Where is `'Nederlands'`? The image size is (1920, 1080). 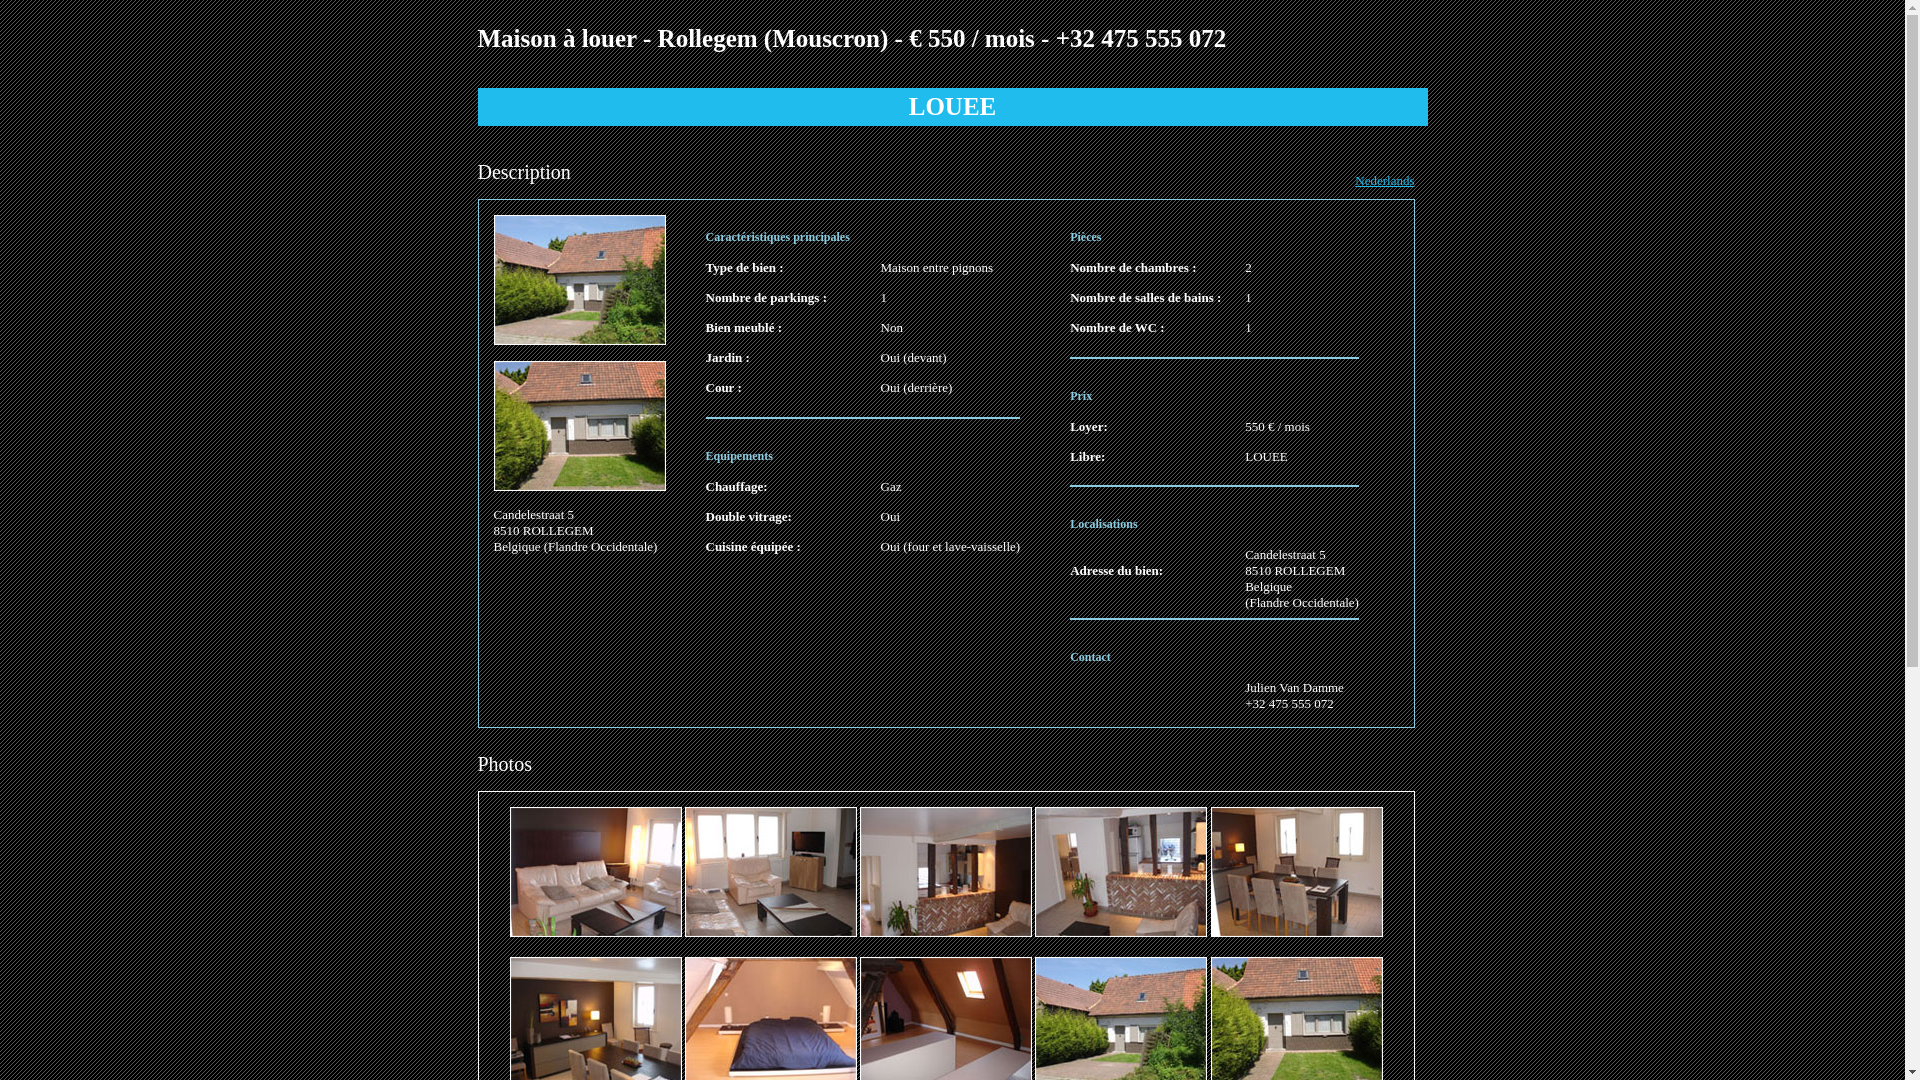
'Nederlands' is located at coordinates (1383, 180).